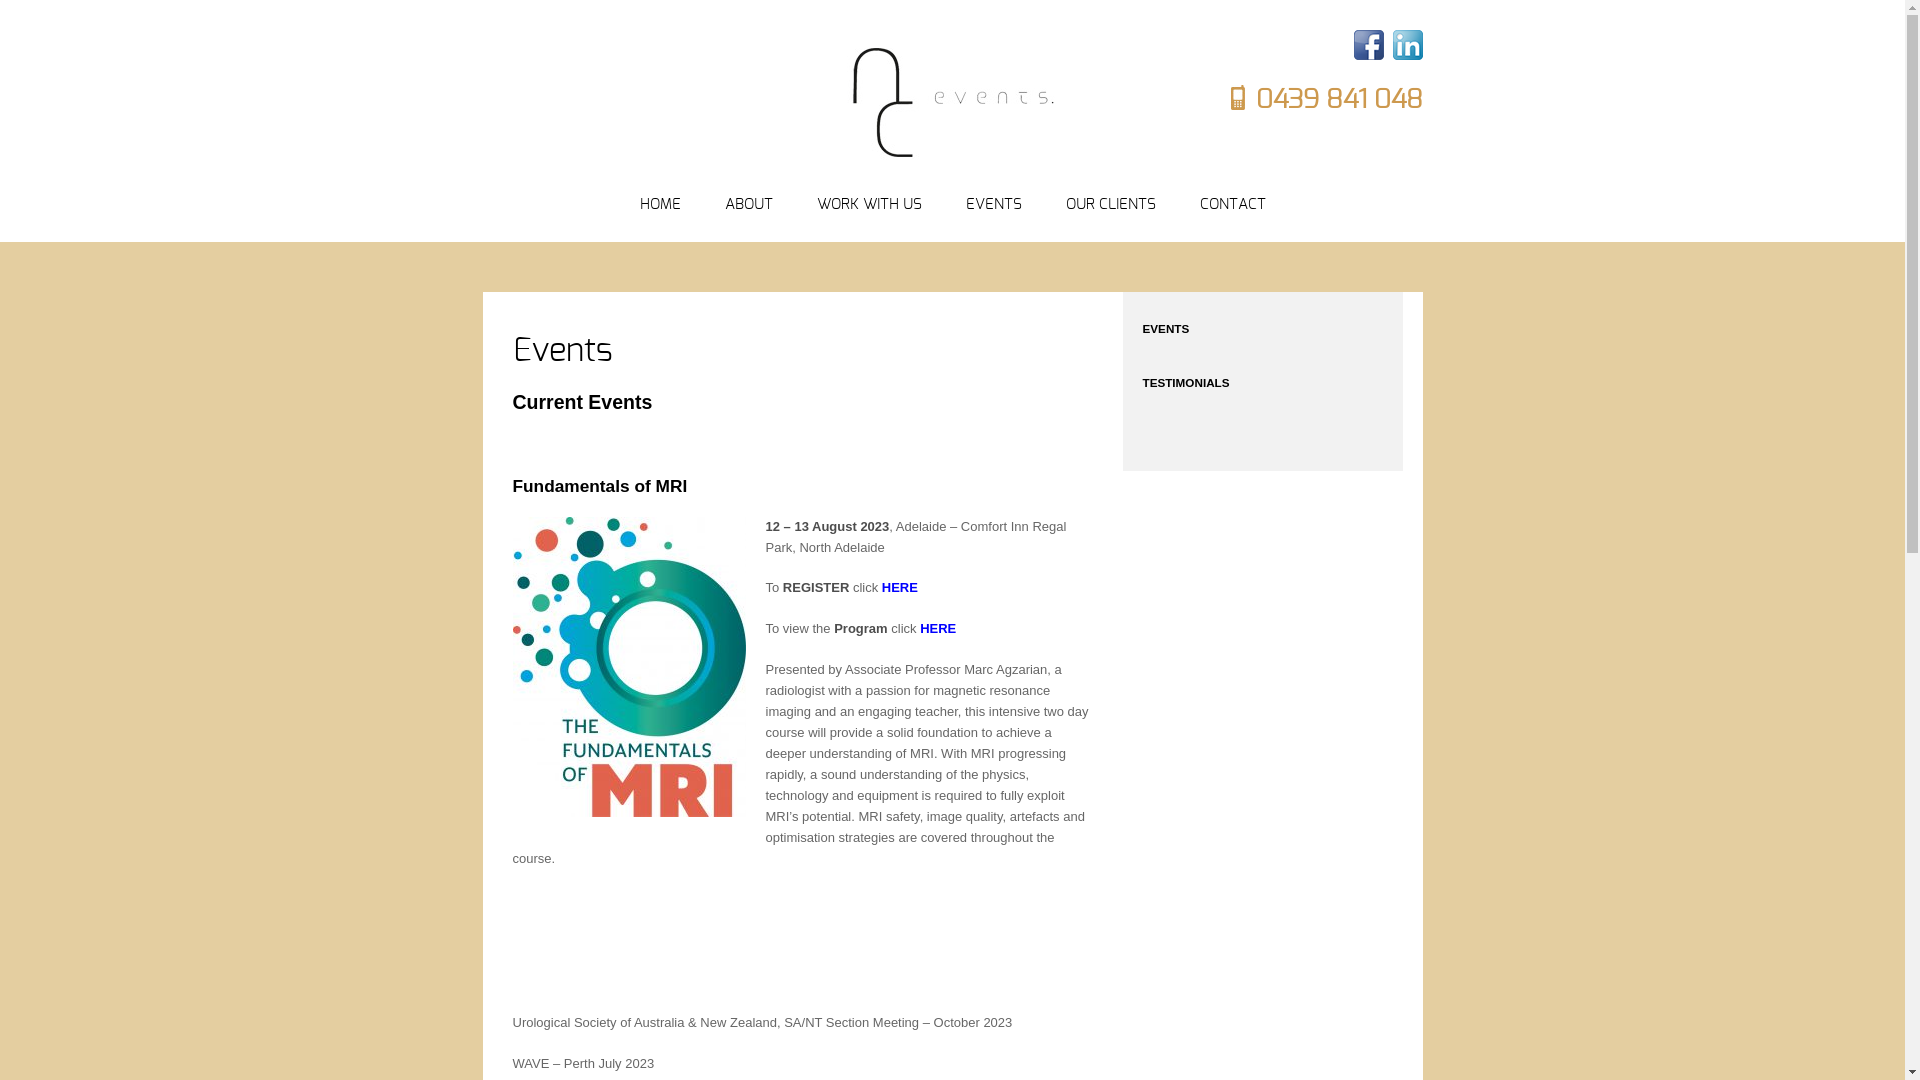 Image resolution: width=1920 pixels, height=1080 pixels. What do you see at coordinates (1109, 205) in the screenshot?
I see `'OUR CLIENTS'` at bounding box center [1109, 205].